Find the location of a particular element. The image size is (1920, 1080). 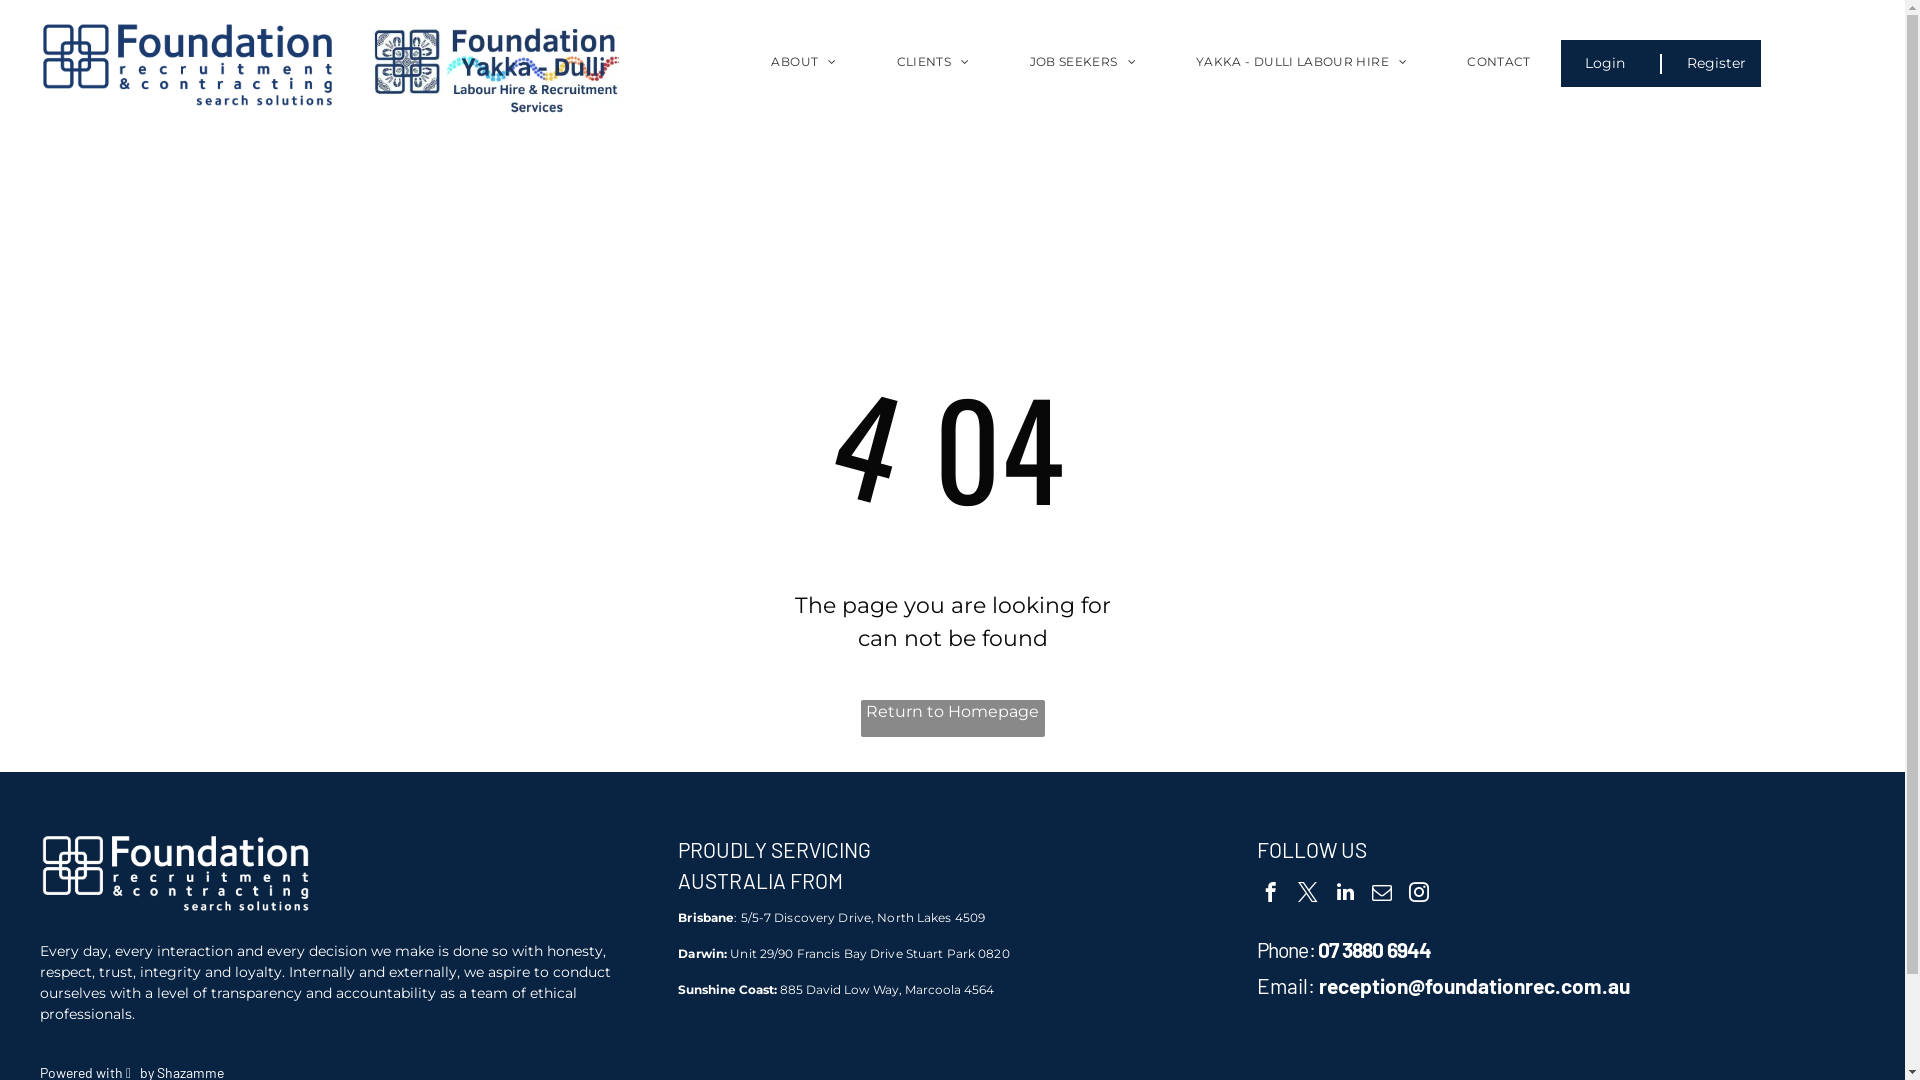

'JOB SEEKERS' is located at coordinates (1082, 76).